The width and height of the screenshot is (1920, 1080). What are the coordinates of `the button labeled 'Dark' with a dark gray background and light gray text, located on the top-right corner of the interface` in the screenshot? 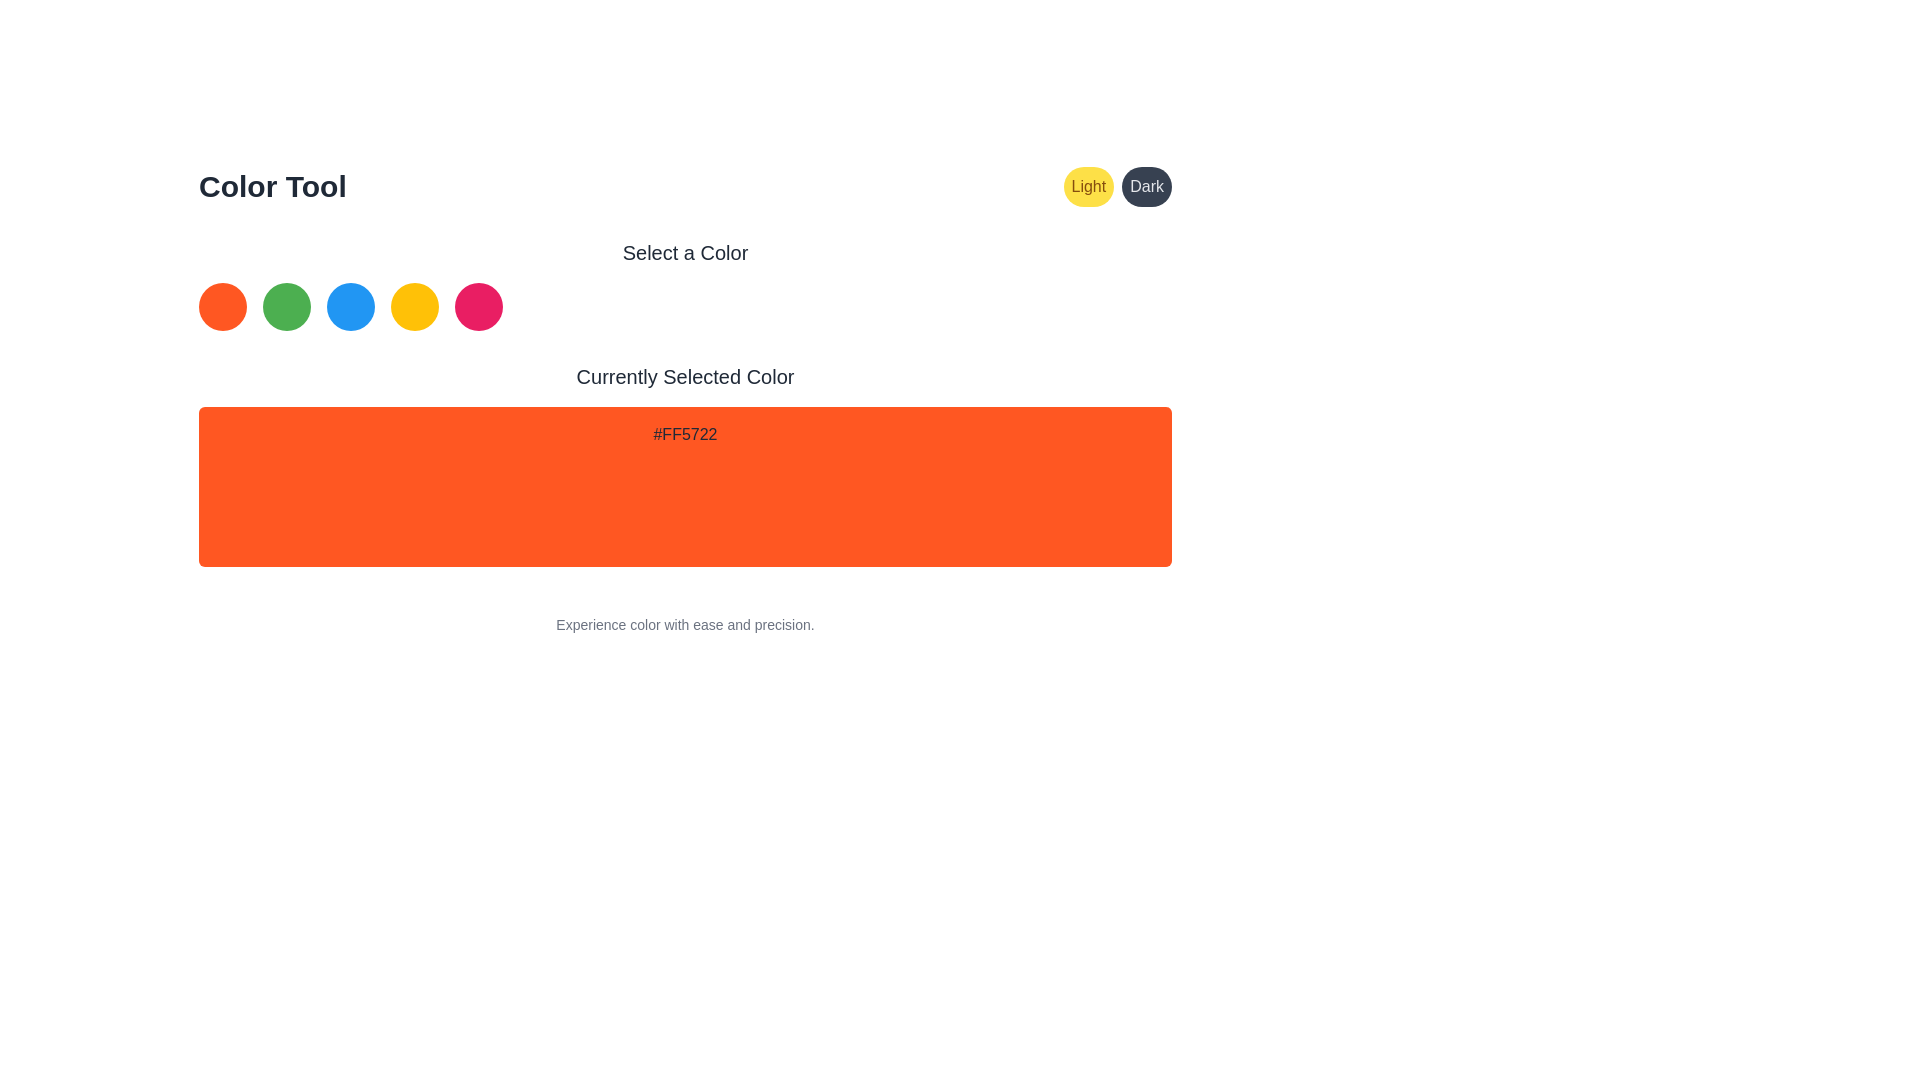 It's located at (1147, 186).